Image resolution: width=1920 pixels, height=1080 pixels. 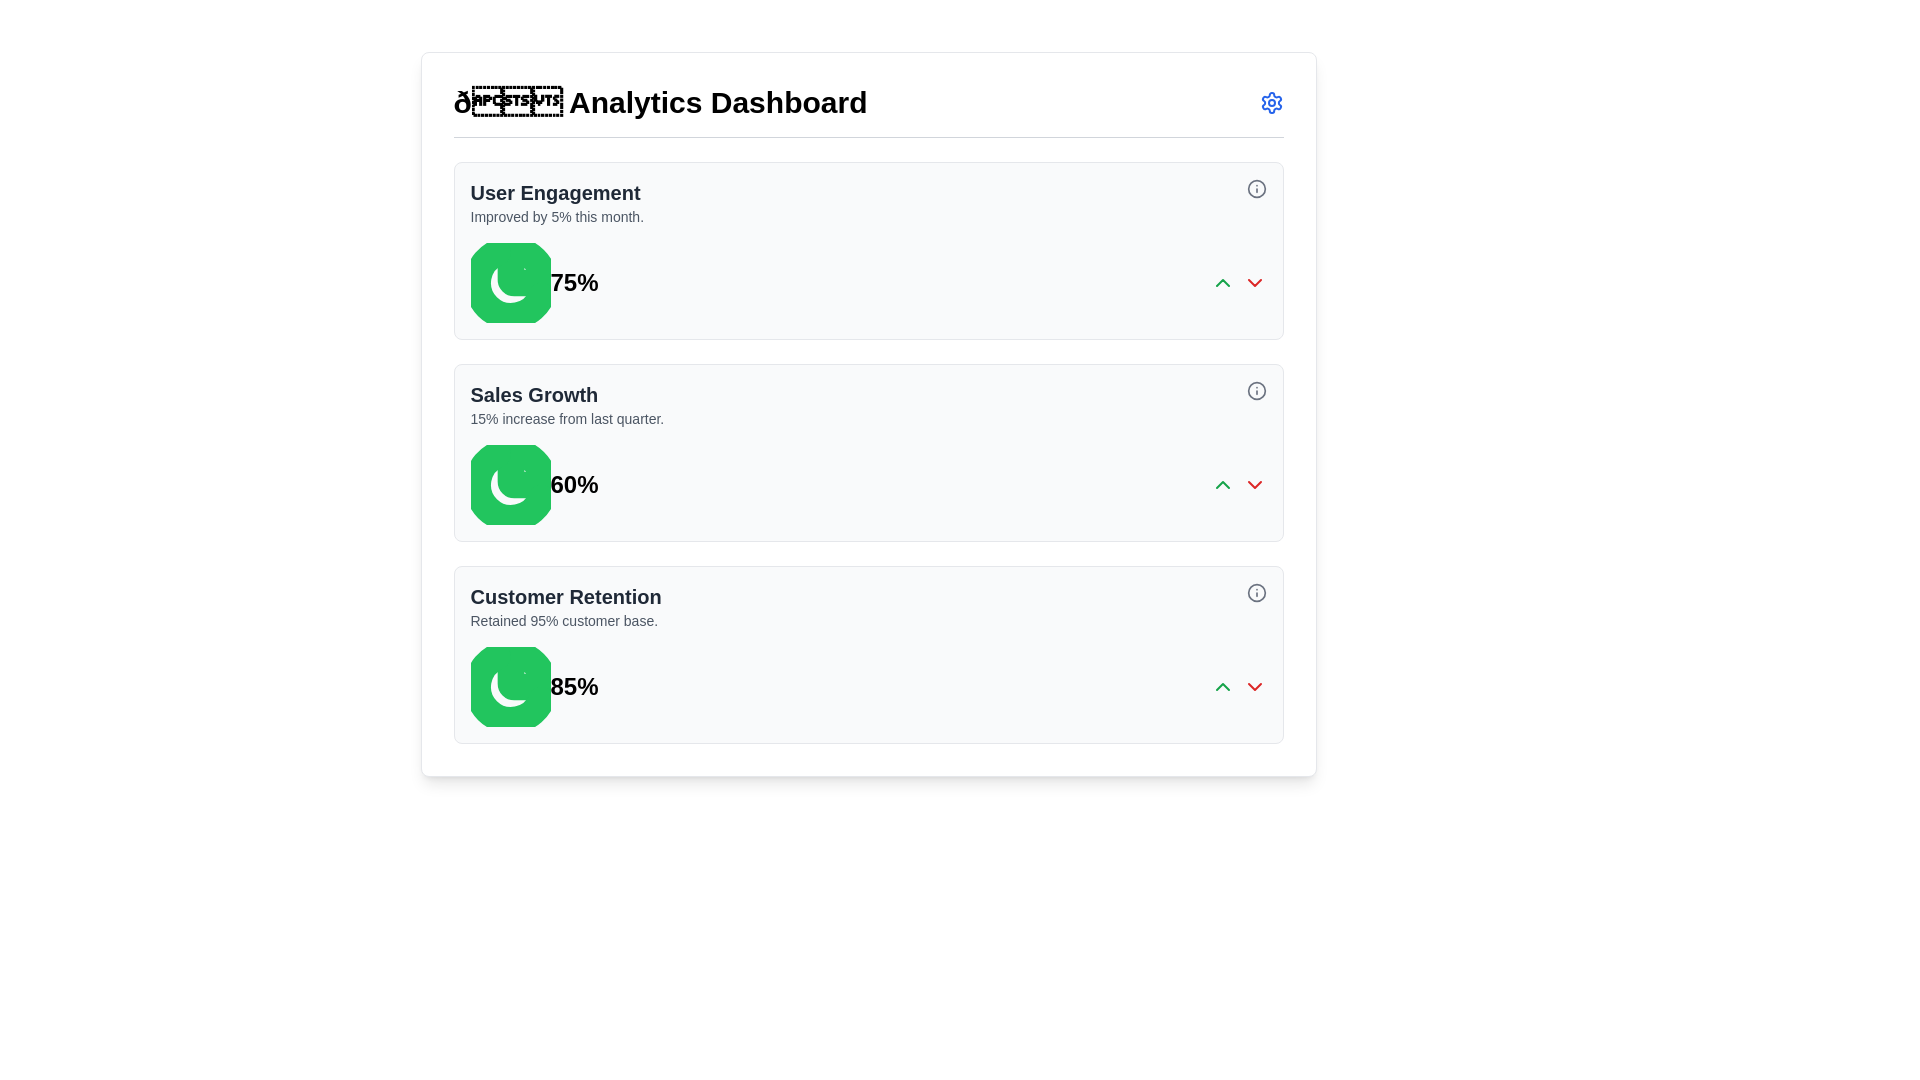 I want to click on the text label displaying '60%' in bold font, located in the middle of the sales growth section of the analytics dashboard, which is aligned to the right of a pie chart icon and above an interactive arrow icon, so click(x=573, y=485).